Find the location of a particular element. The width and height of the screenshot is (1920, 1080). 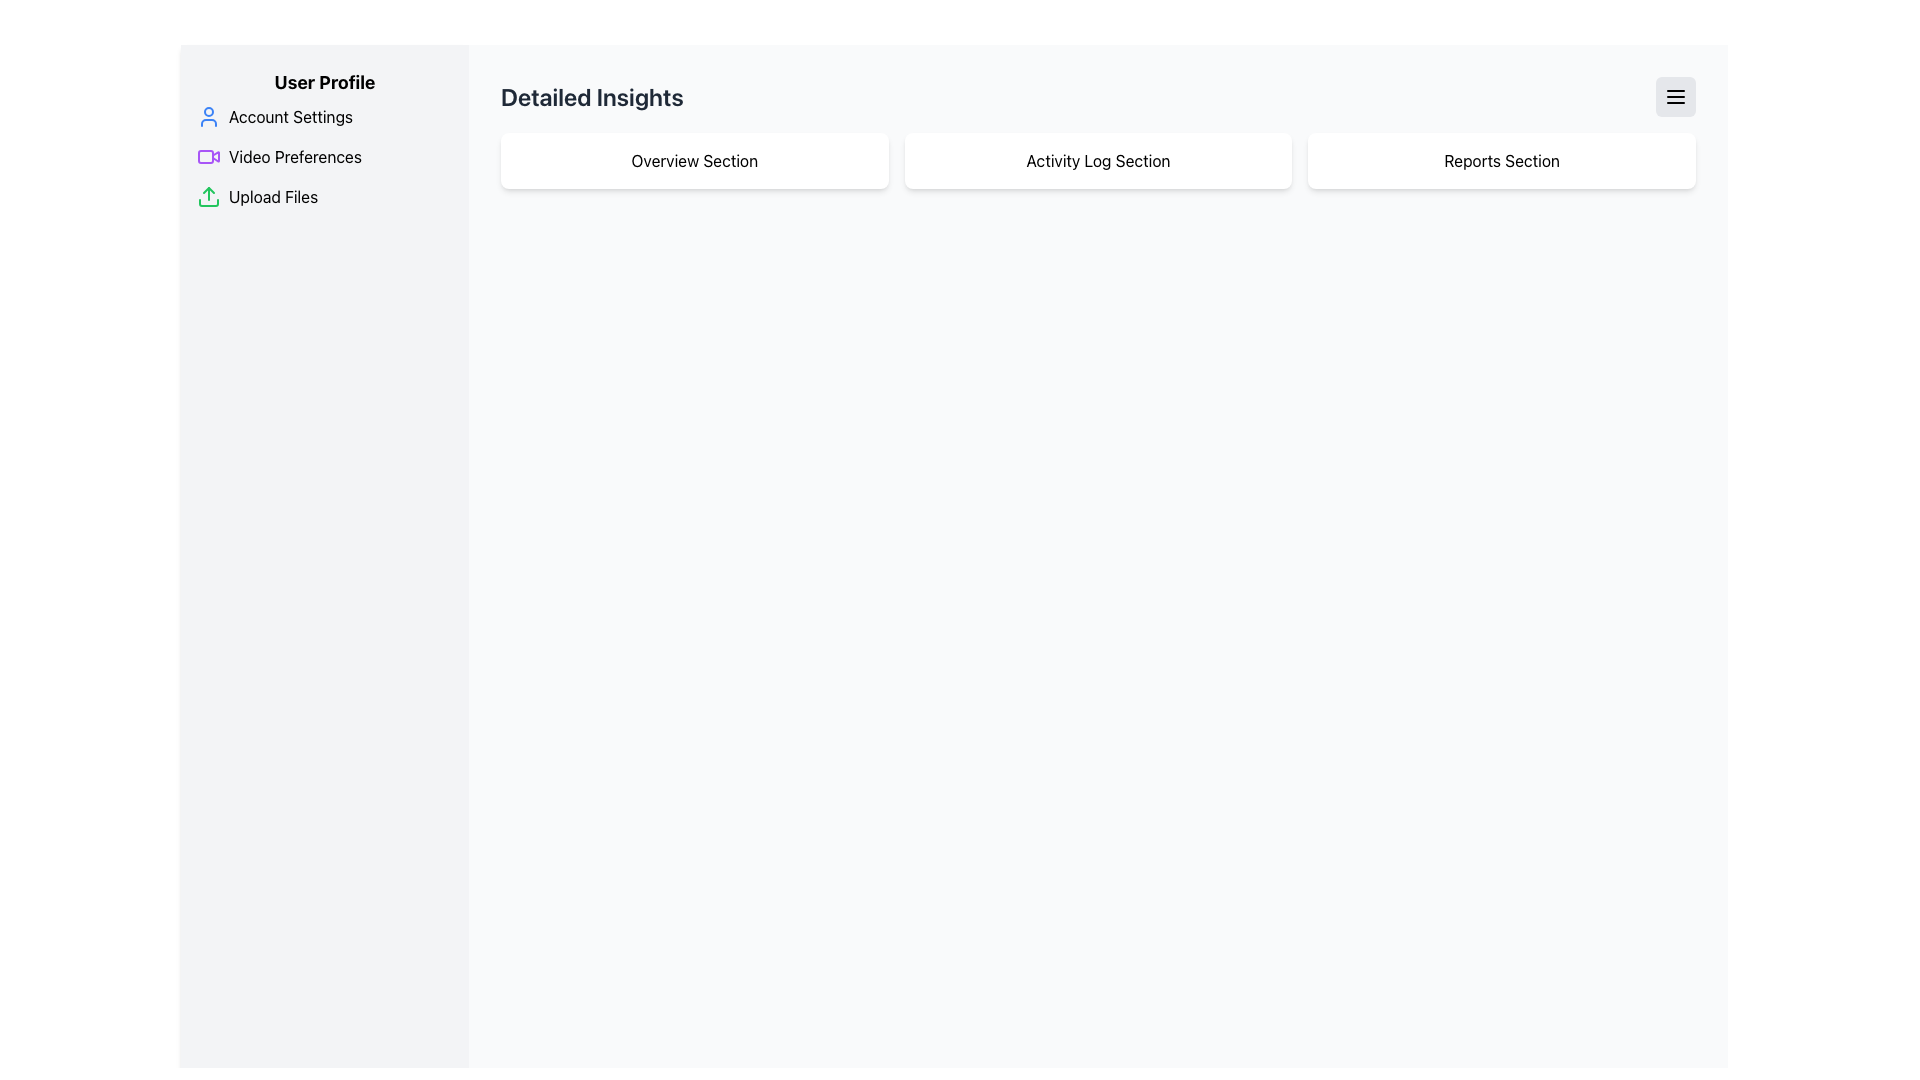

the 'Account Settings' menu item, which is the first item in the User Profile section of the vertical menu list on the left side of the interface is located at coordinates (325, 116).